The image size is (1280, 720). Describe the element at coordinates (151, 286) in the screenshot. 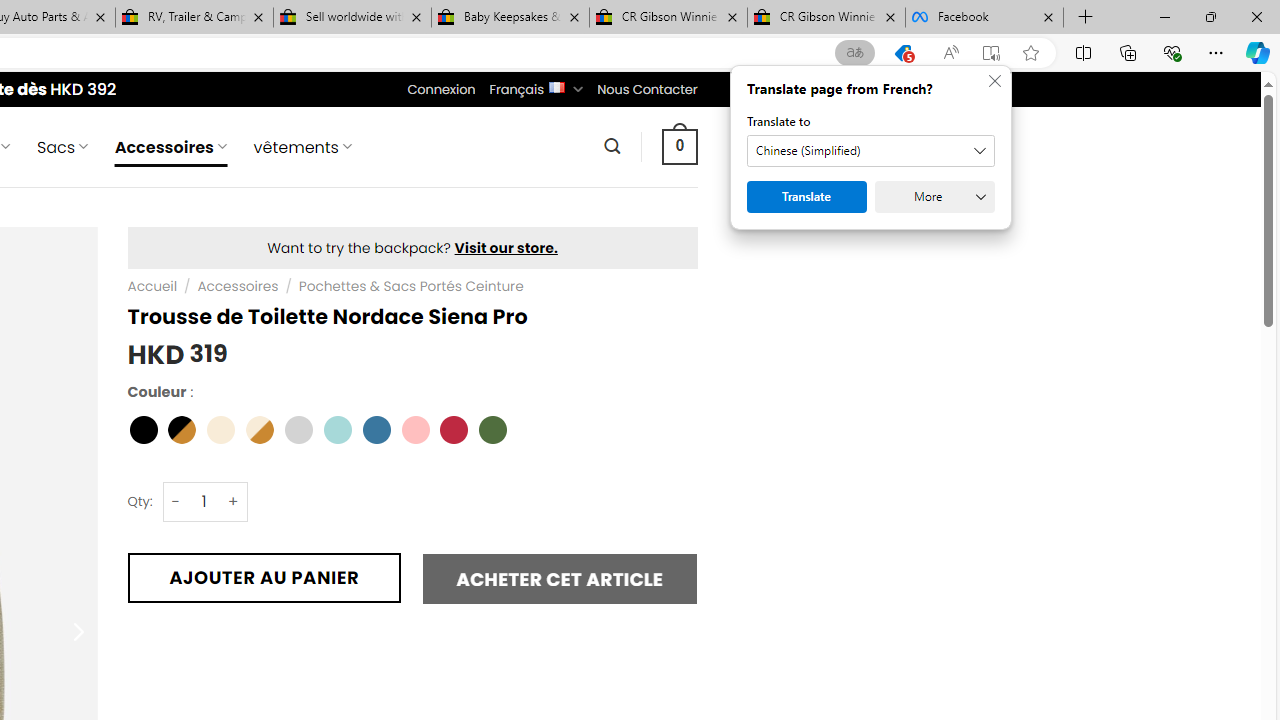

I see `'Accueil'` at that location.